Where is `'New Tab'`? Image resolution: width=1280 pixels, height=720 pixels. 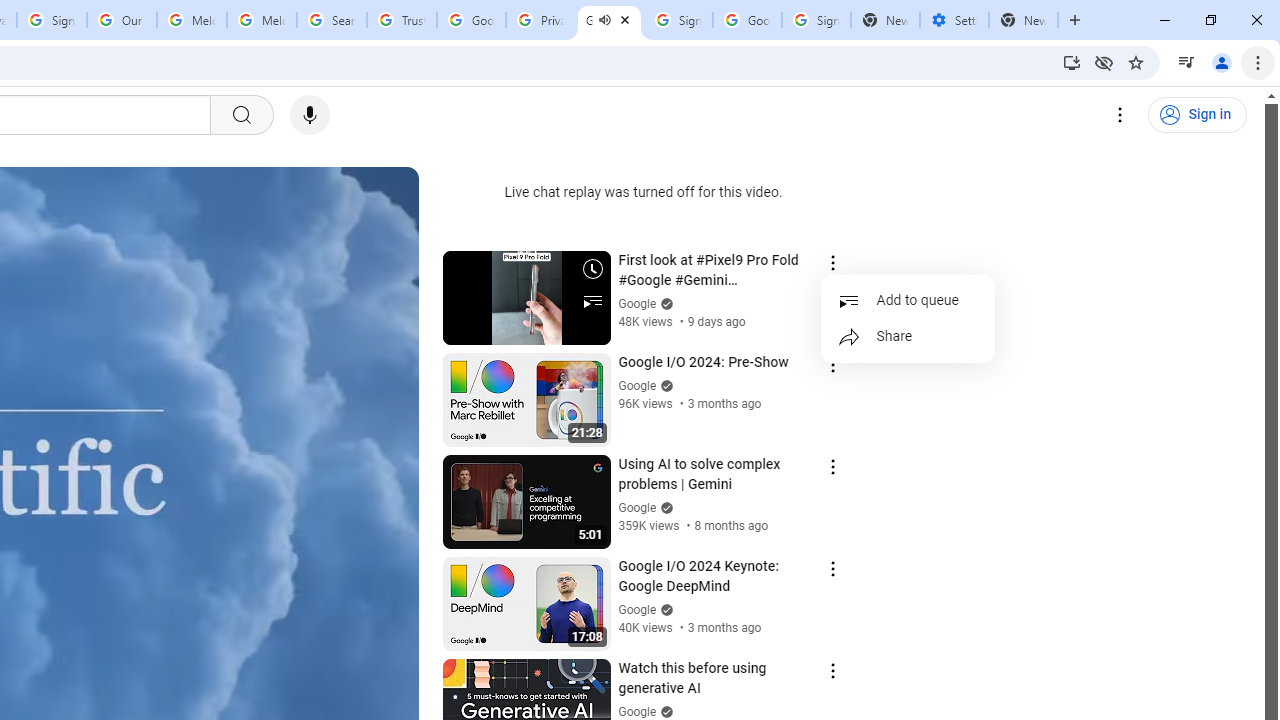
'New Tab' is located at coordinates (1024, 20).